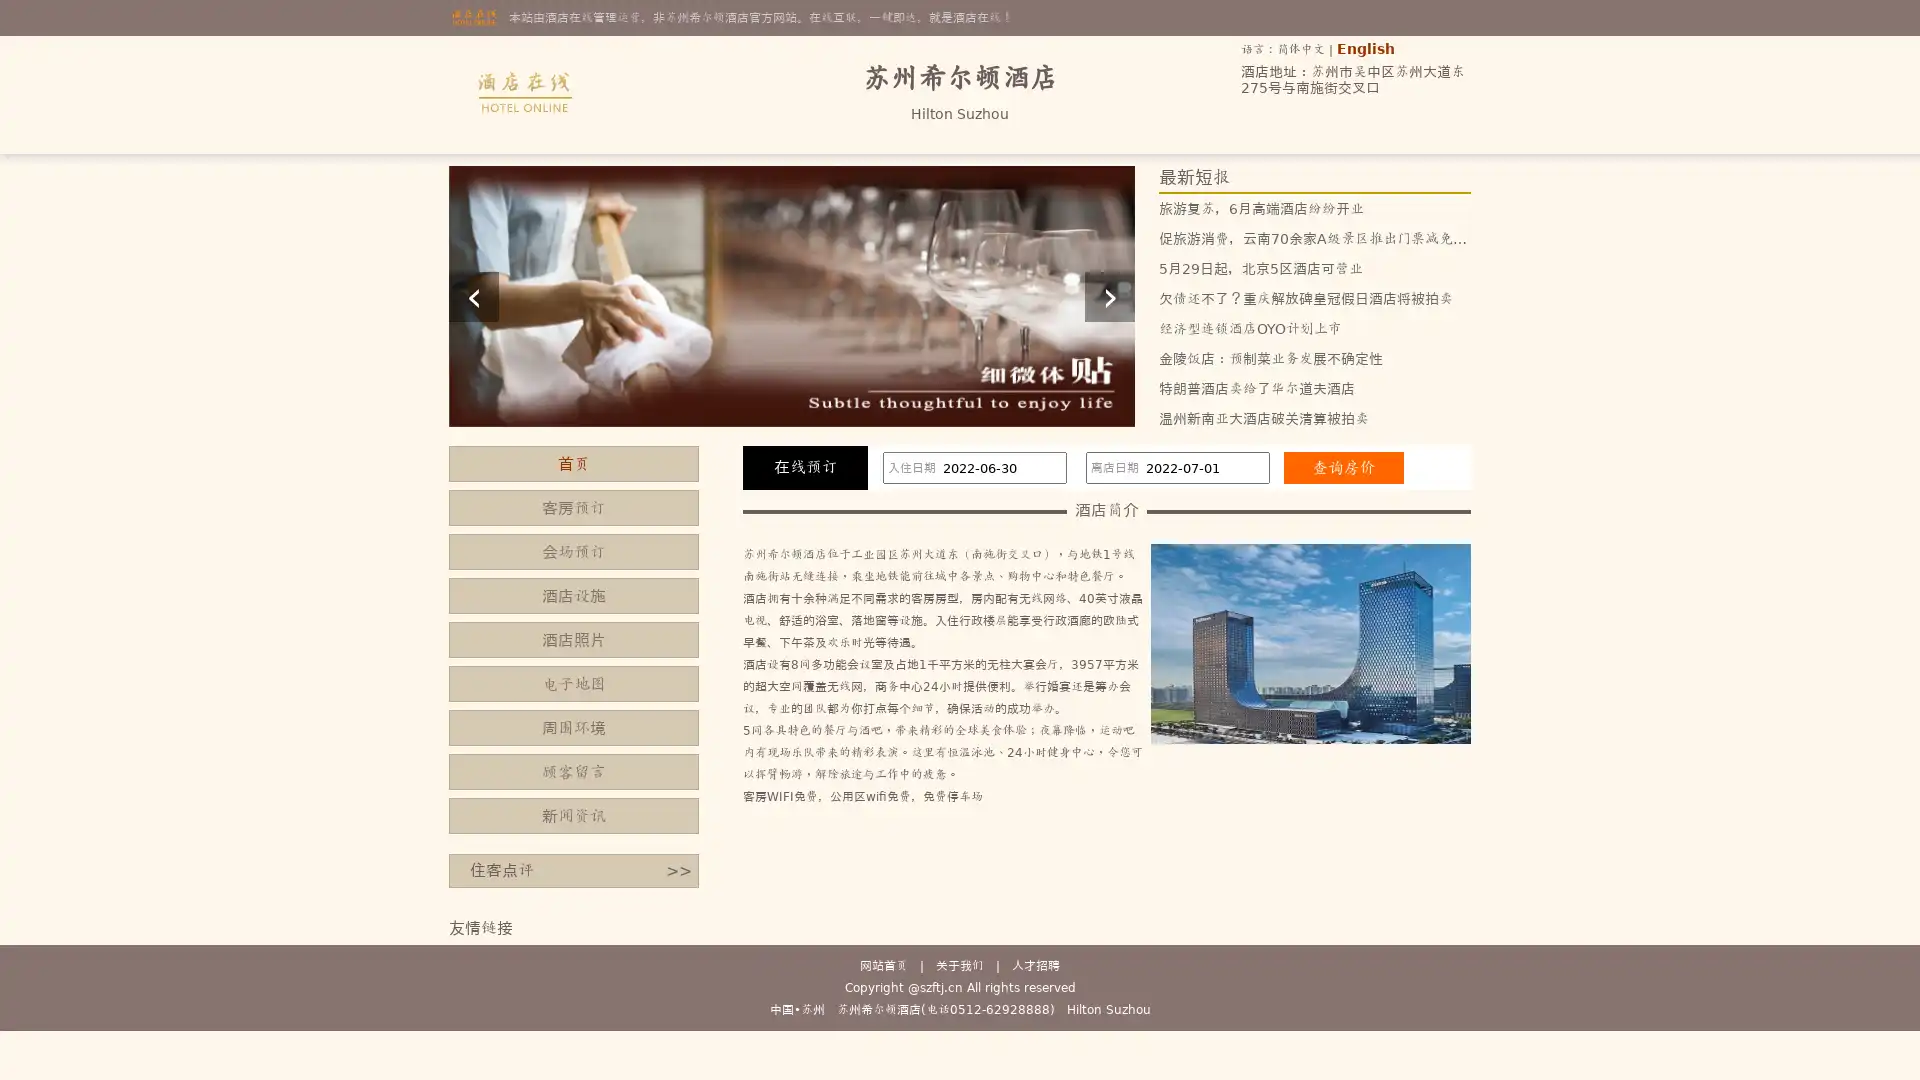  I want to click on Next, so click(1108, 296).